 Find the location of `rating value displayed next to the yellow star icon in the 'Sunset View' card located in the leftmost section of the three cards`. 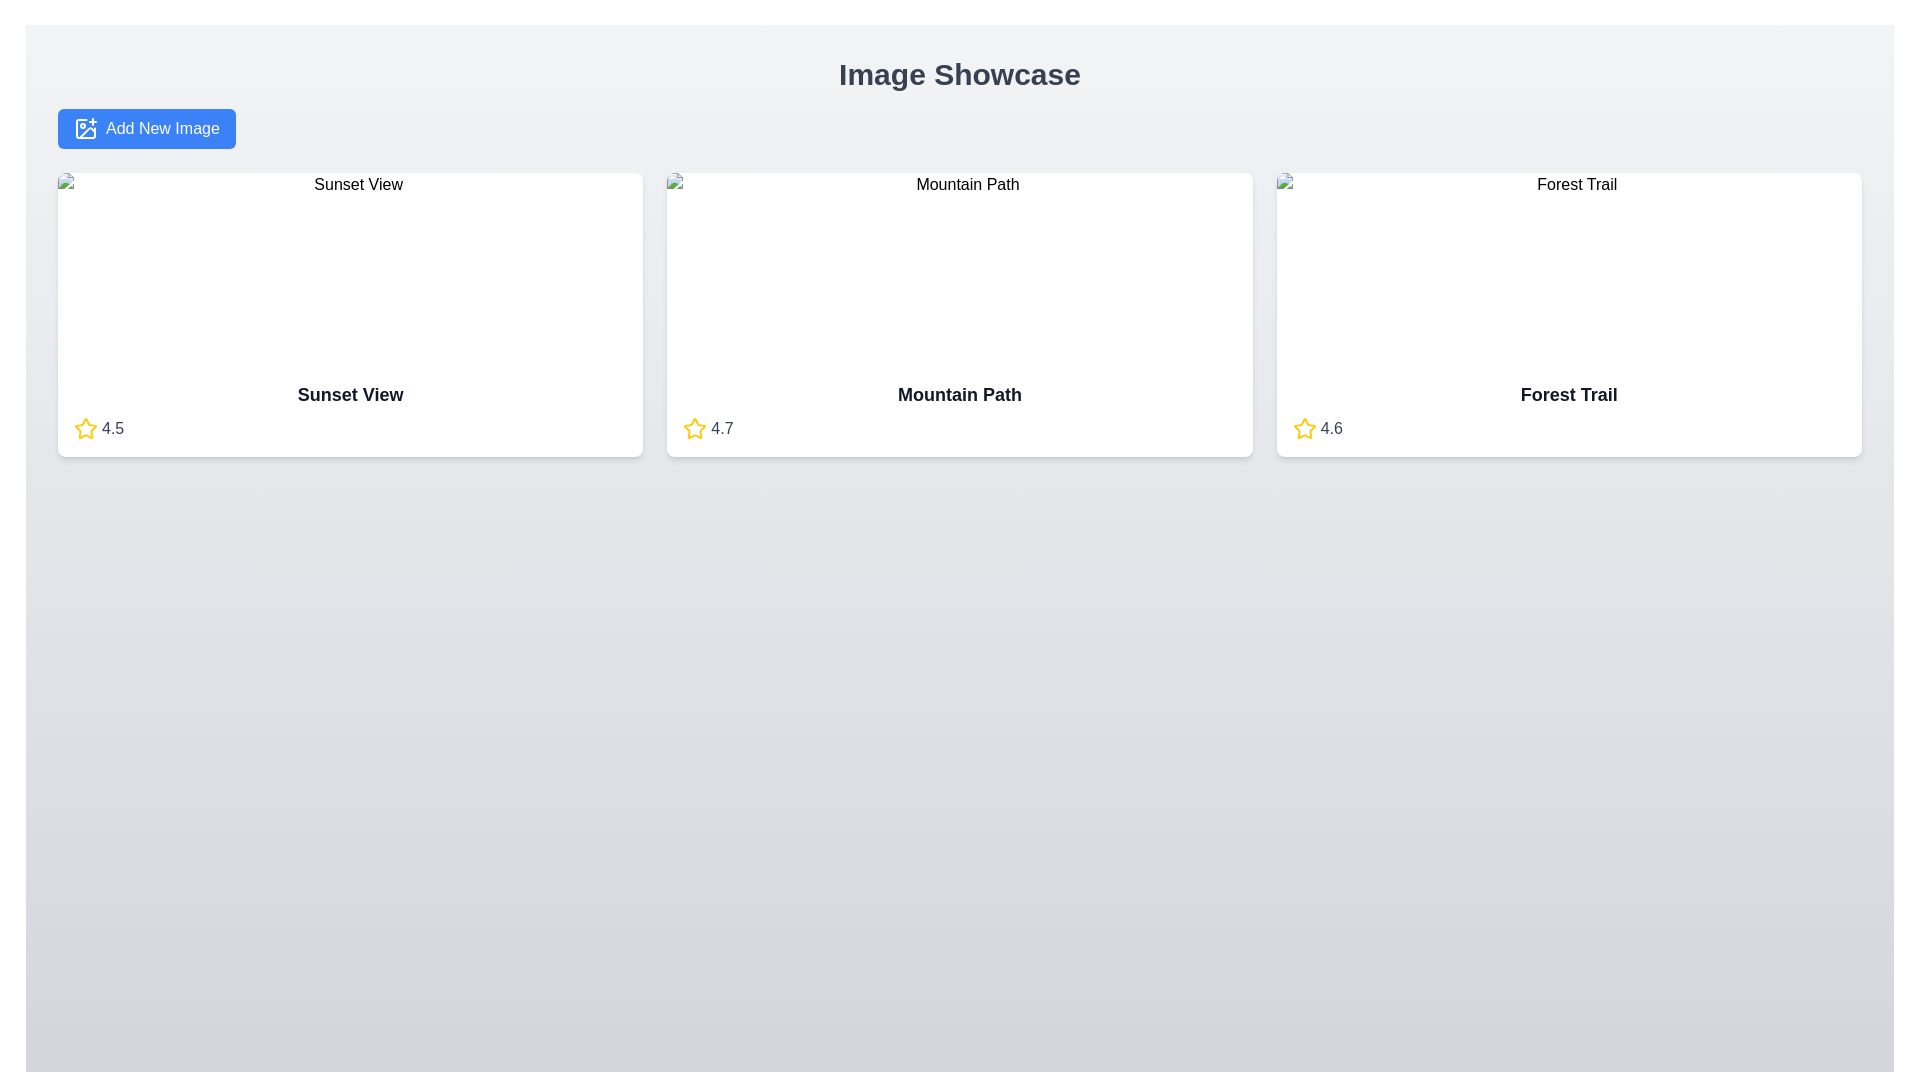

rating value displayed next to the yellow star icon in the 'Sunset View' card located in the leftmost section of the three cards is located at coordinates (112, 427).